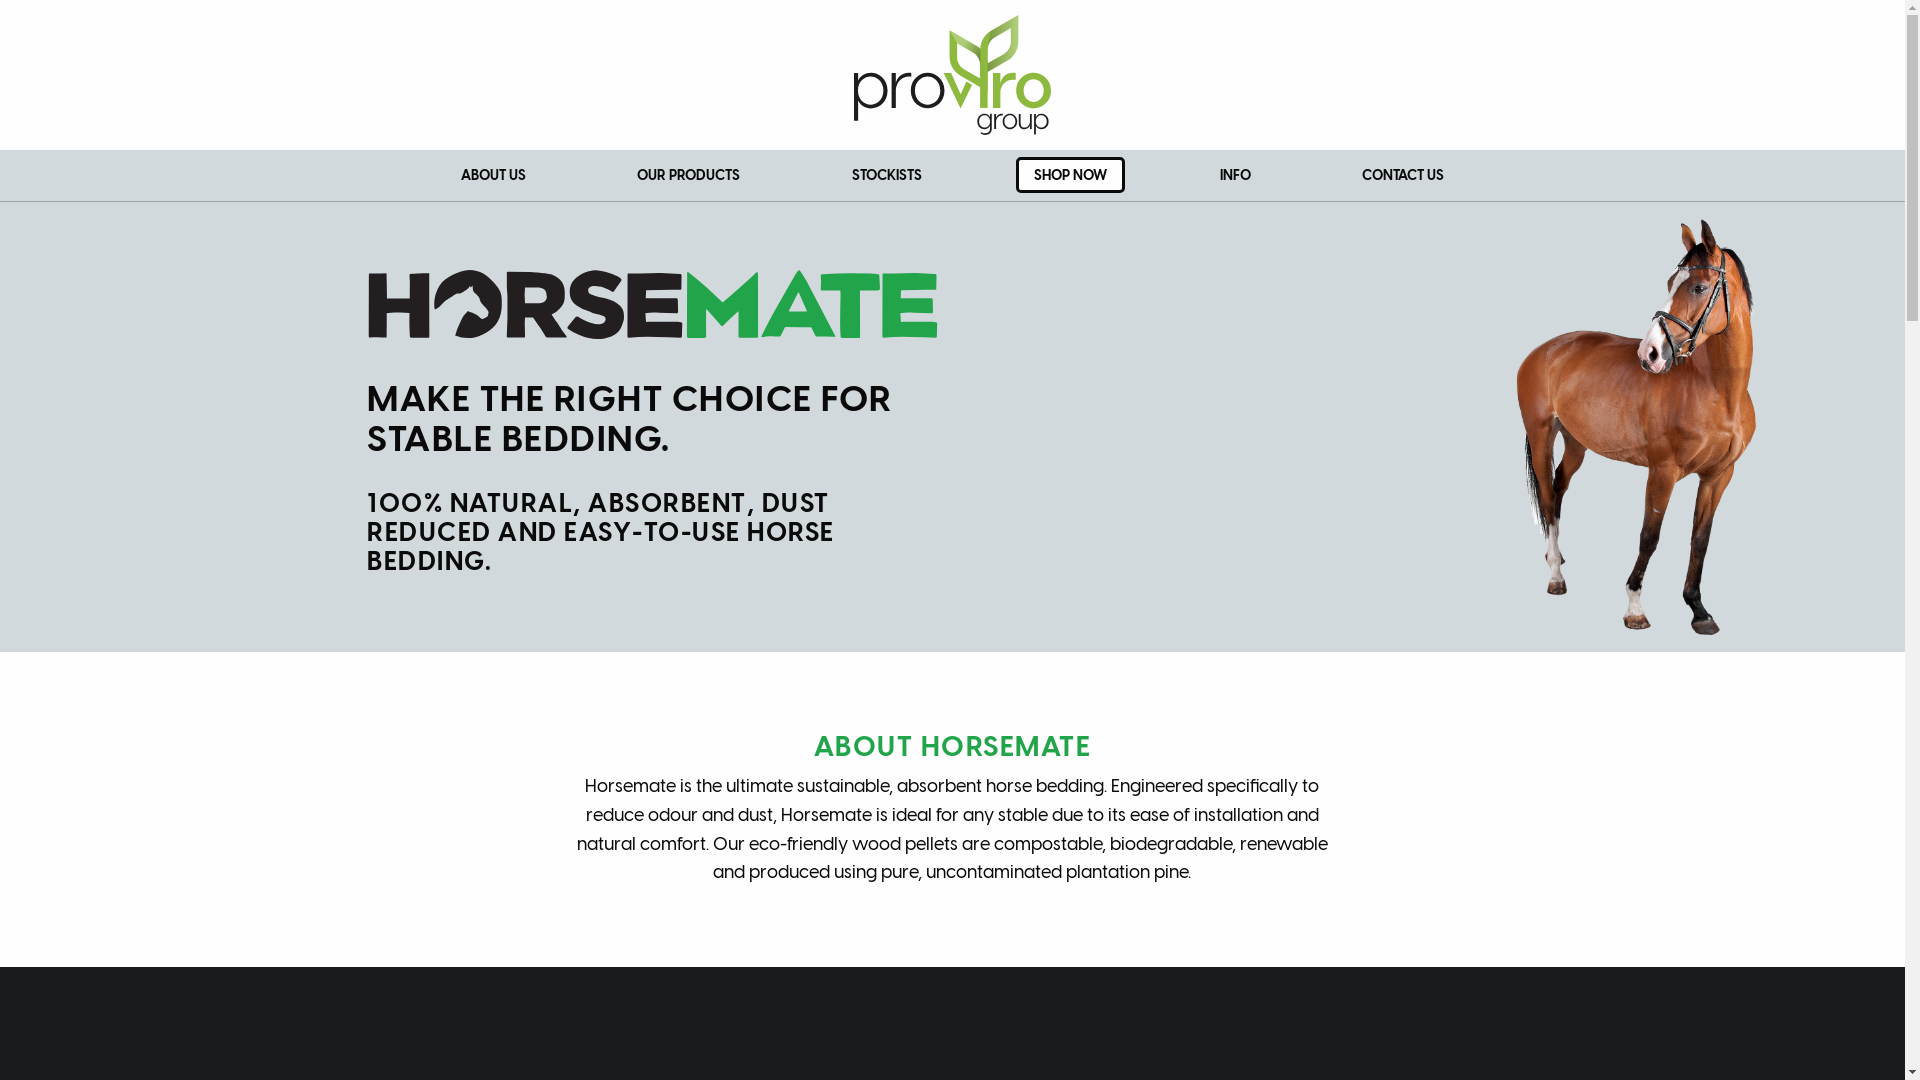 The height and width of the screenshot is (1080, 1920). I want to click on 'CONTACT US', so click(1401, 174).